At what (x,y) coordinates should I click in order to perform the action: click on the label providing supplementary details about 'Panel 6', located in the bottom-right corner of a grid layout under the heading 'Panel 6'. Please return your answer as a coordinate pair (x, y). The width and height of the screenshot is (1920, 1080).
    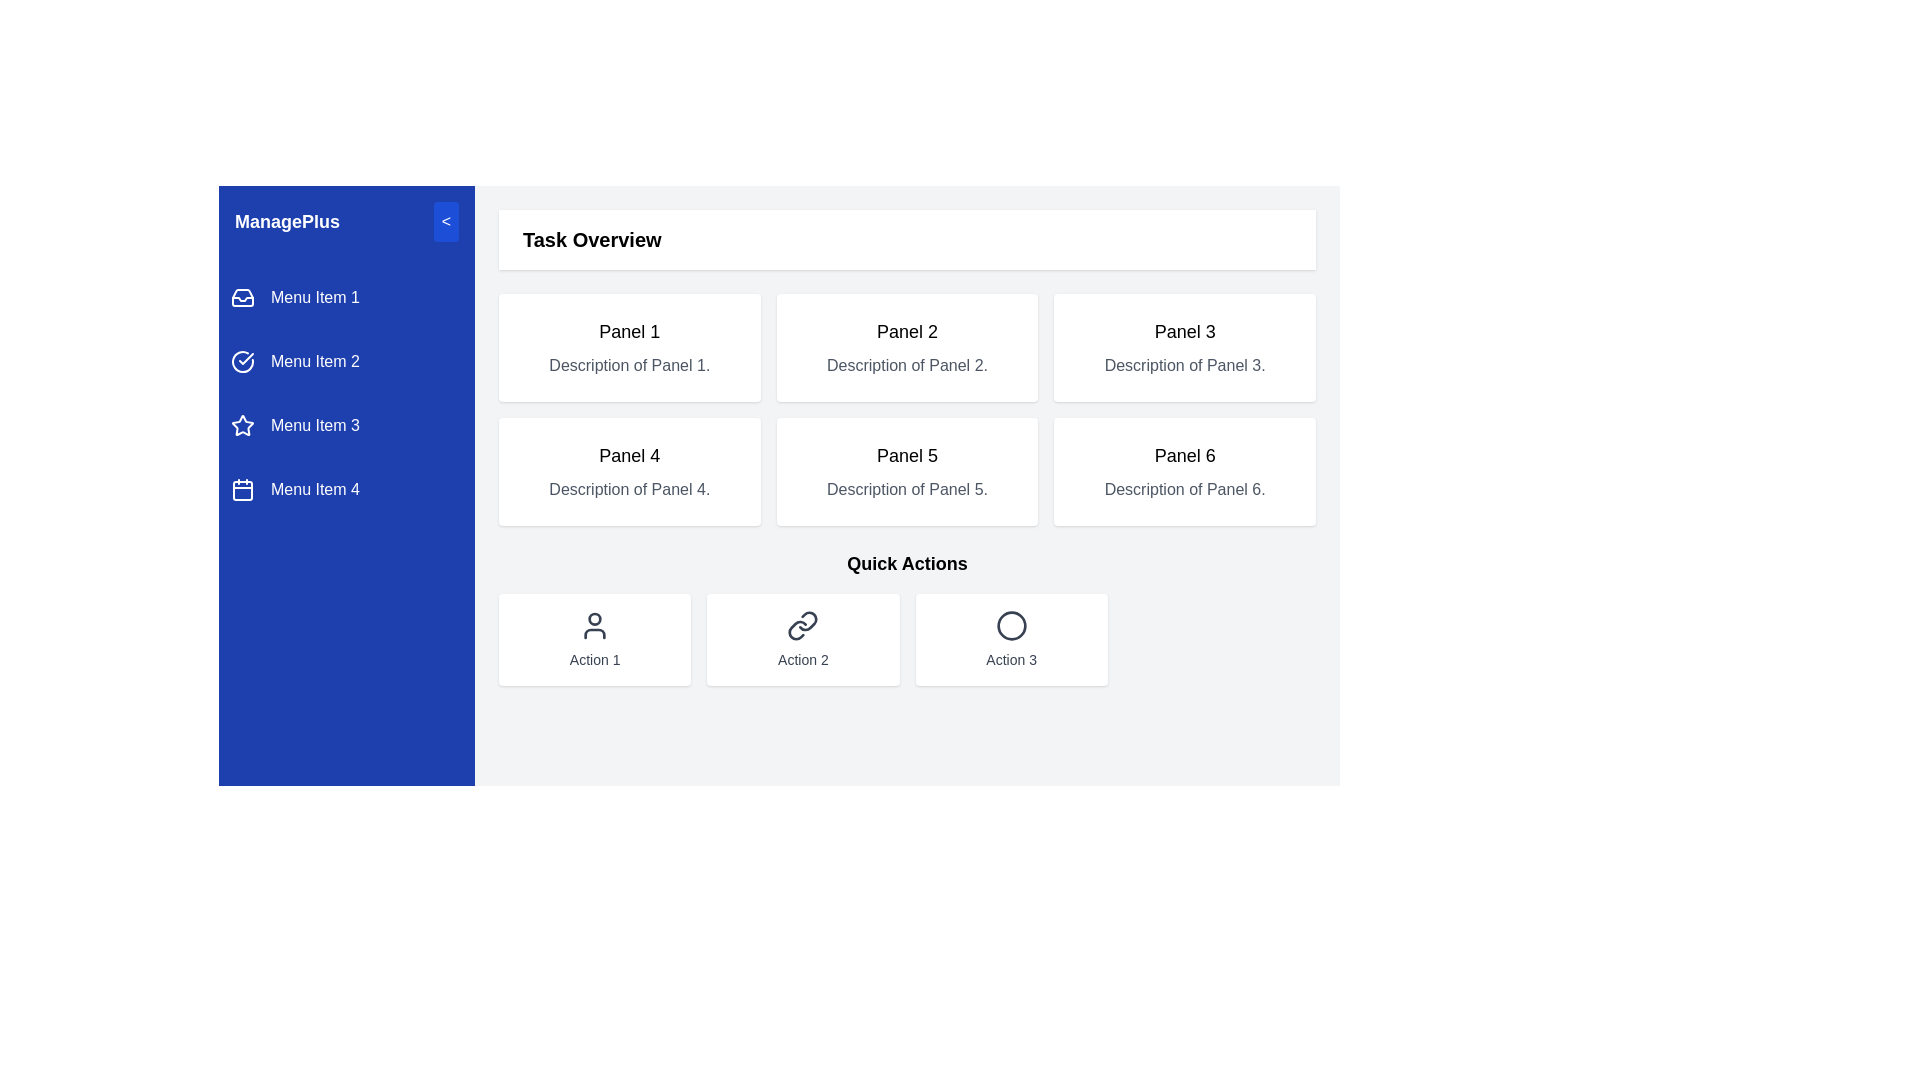
    Looking at the image, I should click on (1185, 489).